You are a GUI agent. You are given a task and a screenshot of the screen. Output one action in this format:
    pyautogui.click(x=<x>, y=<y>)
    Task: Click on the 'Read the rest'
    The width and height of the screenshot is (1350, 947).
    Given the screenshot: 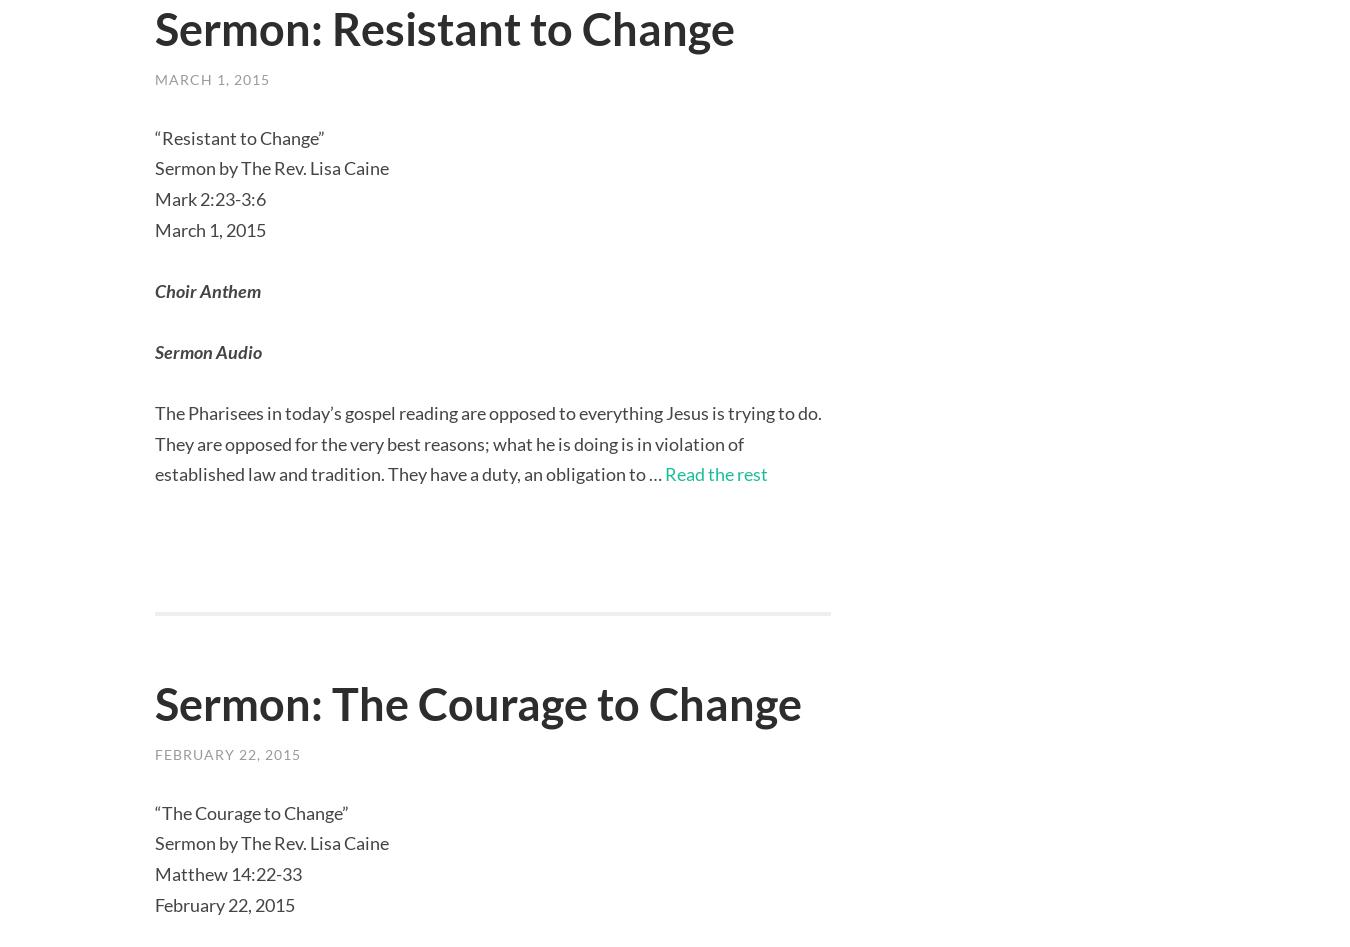 What is the action you would take?
    pyautogui.click(x=715, y=473)
    